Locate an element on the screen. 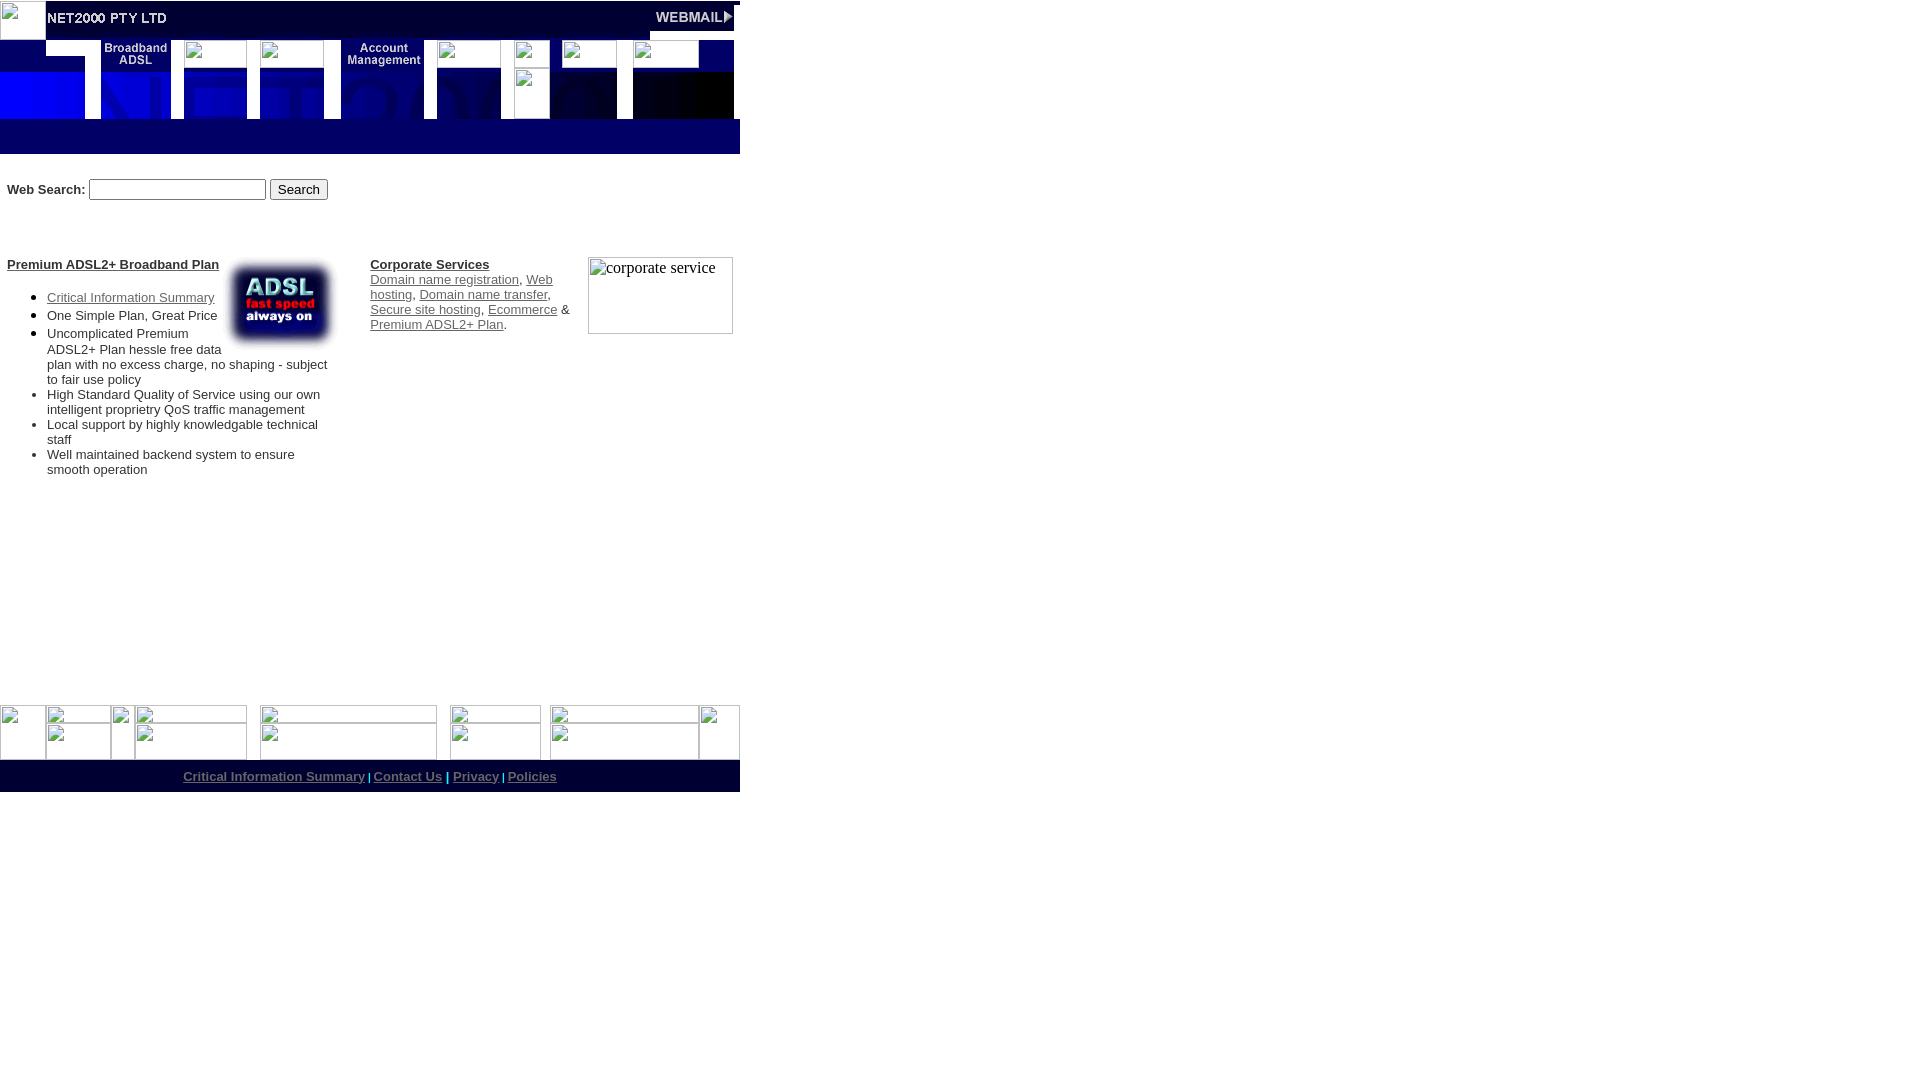 The image size is (1920, 1080). 'Privacy' is located at coordinates (474, 774).